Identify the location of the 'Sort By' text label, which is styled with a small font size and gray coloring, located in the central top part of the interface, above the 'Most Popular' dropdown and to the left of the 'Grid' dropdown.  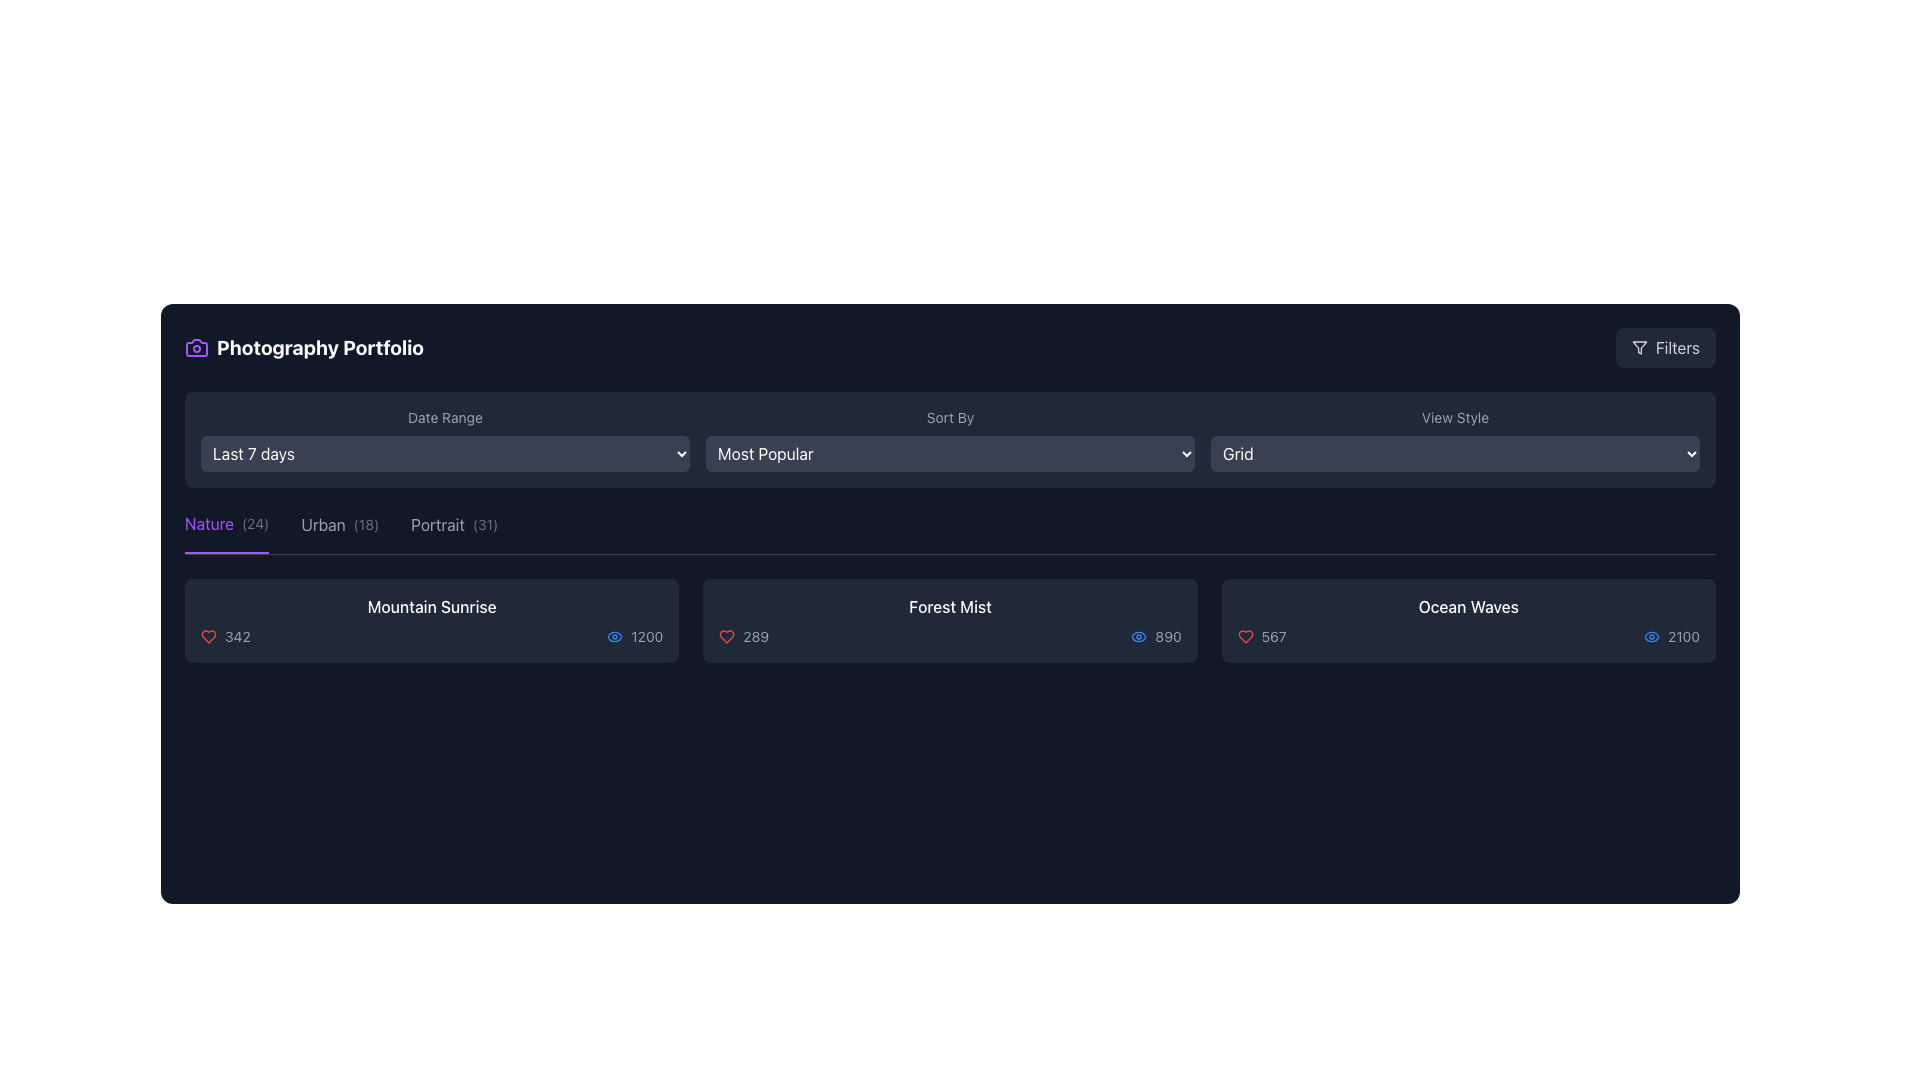
(949, 416).